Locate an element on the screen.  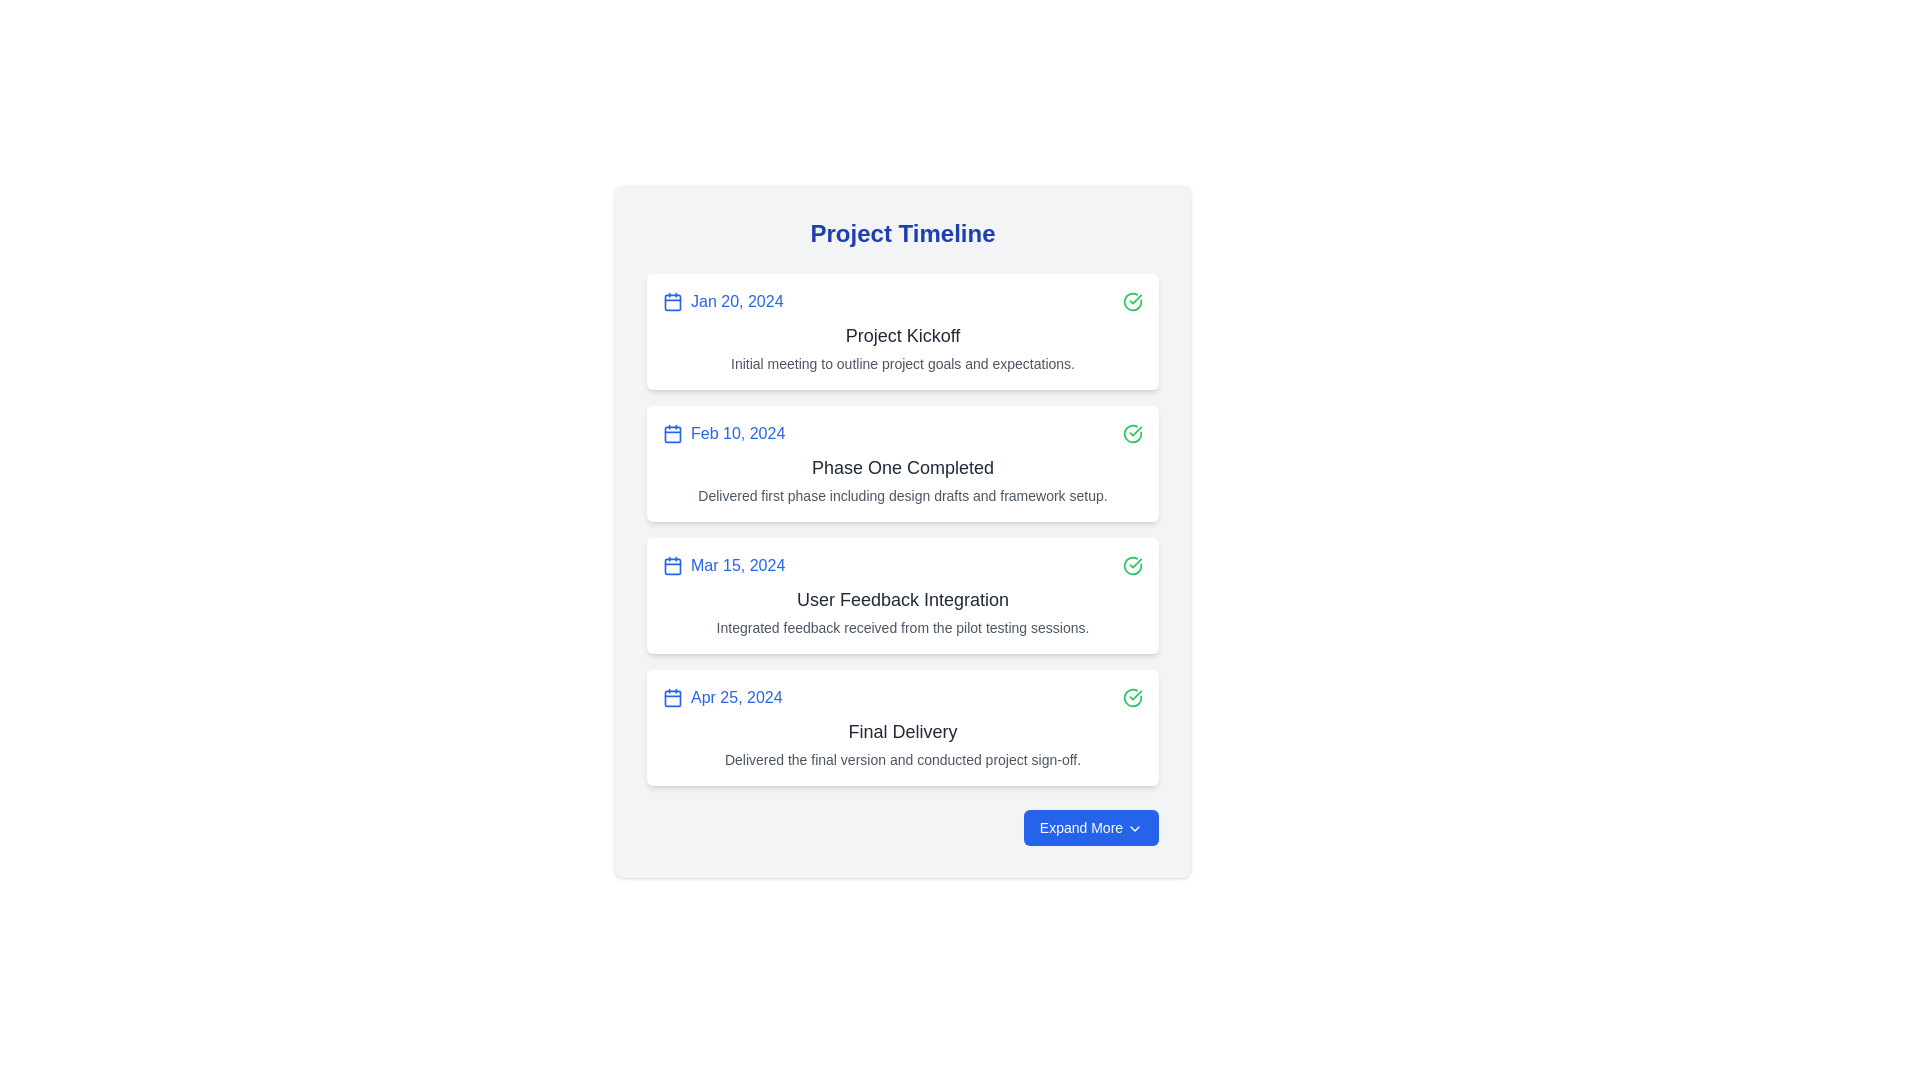
static text label that titles the event 'Mar 15, 2024 User Feedback Integration' located in the third timeline card is located at coordinates (901, 599).